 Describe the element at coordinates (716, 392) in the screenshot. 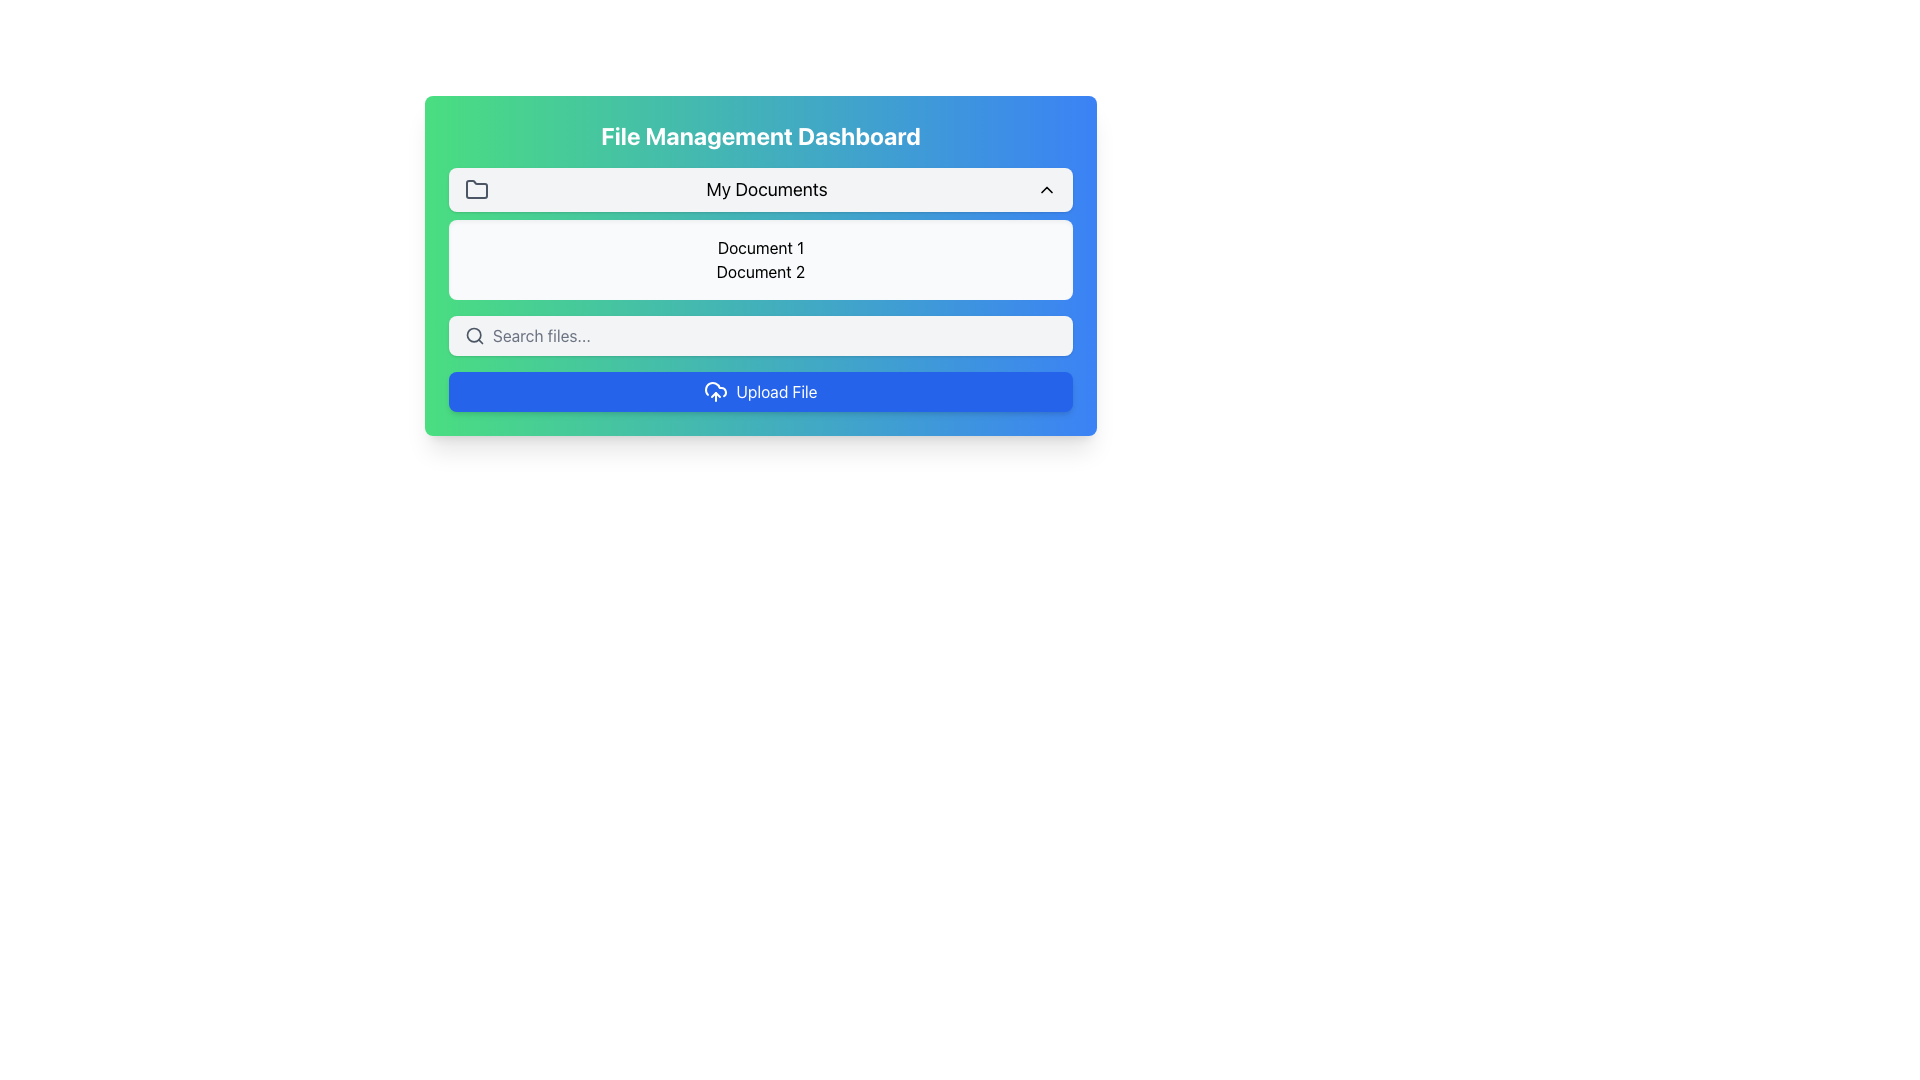

I see `the cloud icon with upward-facing arrow inside the 'Upload File' button located in the File Management Dashboard` at that location.